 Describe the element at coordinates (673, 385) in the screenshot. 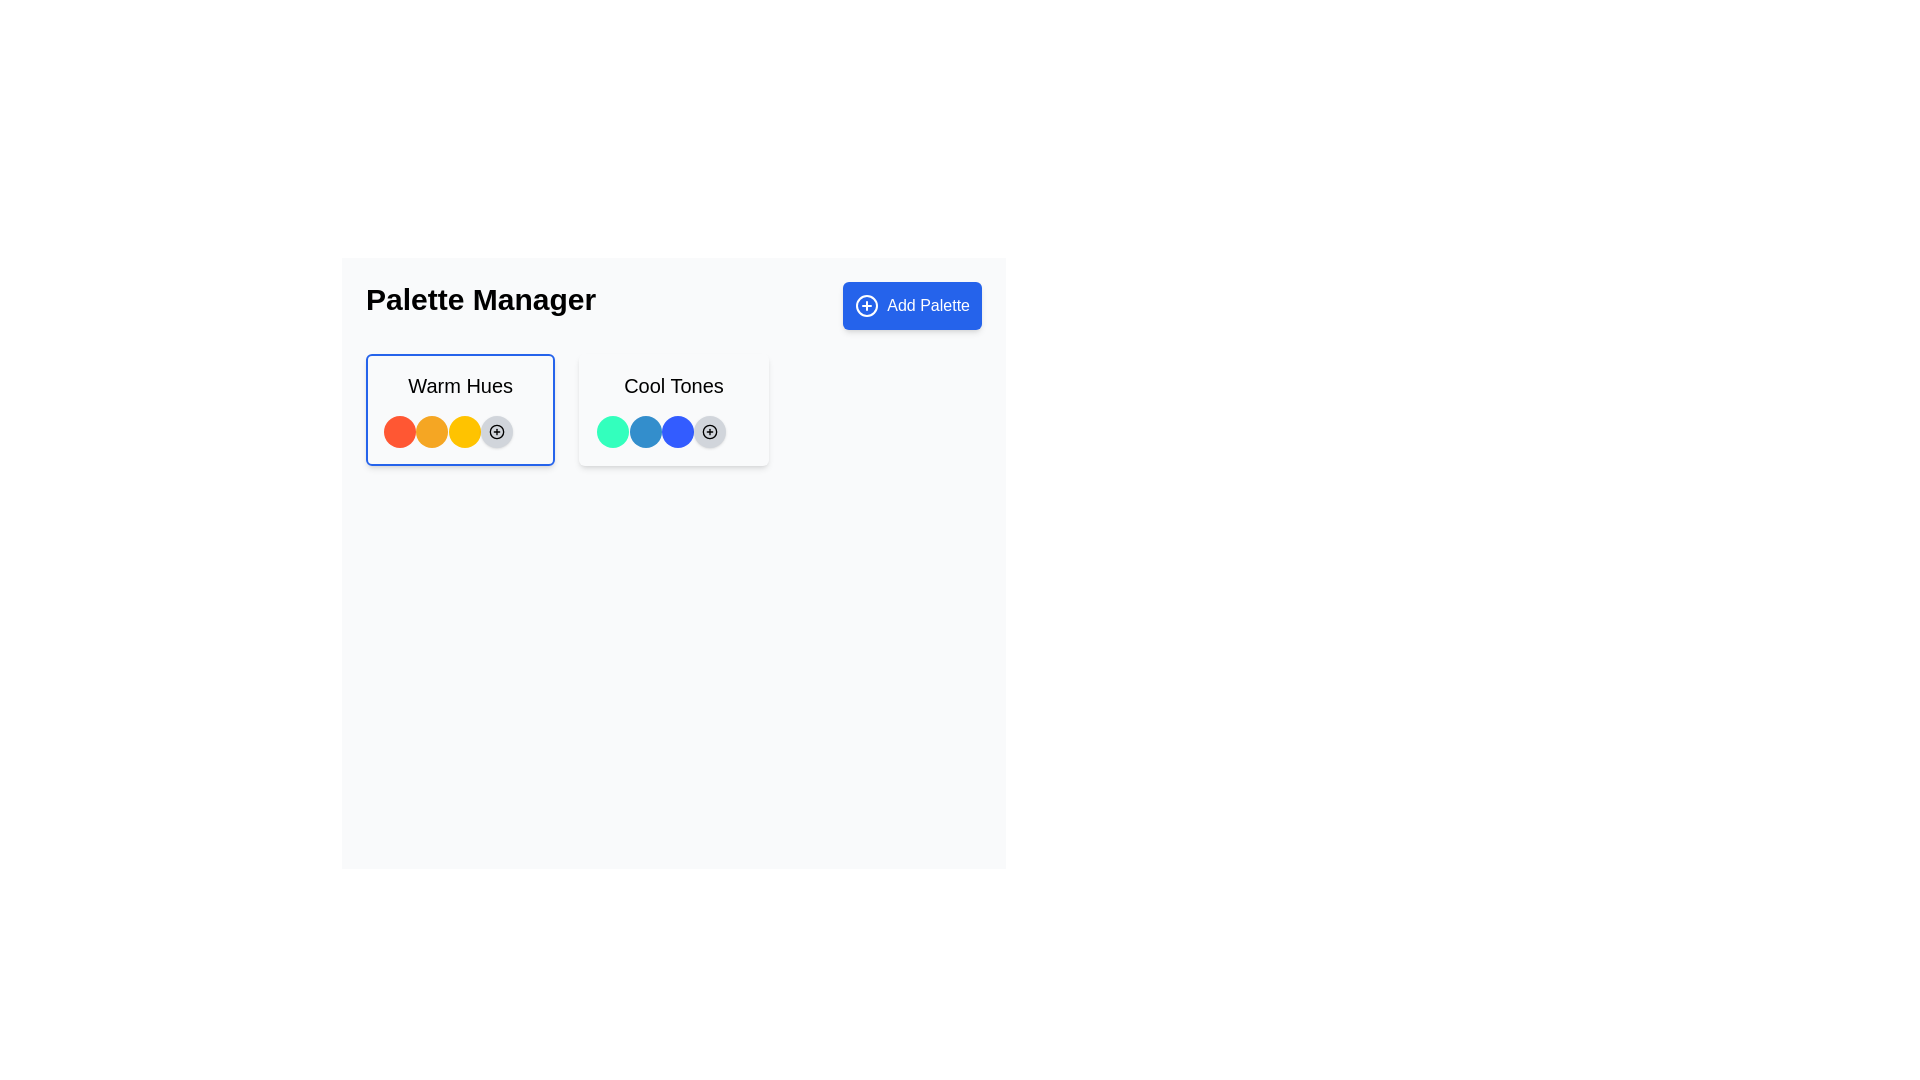

I see `the text element that serves` at that location.